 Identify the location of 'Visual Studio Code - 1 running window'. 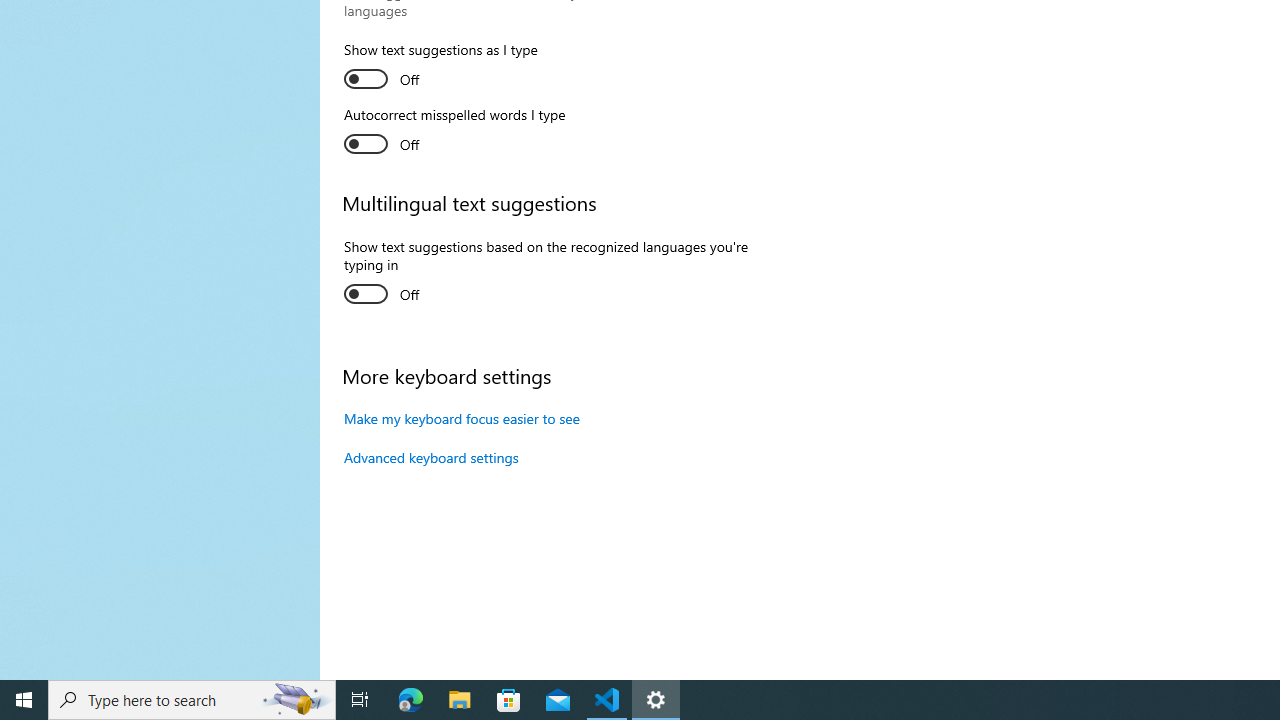
(606, 698).